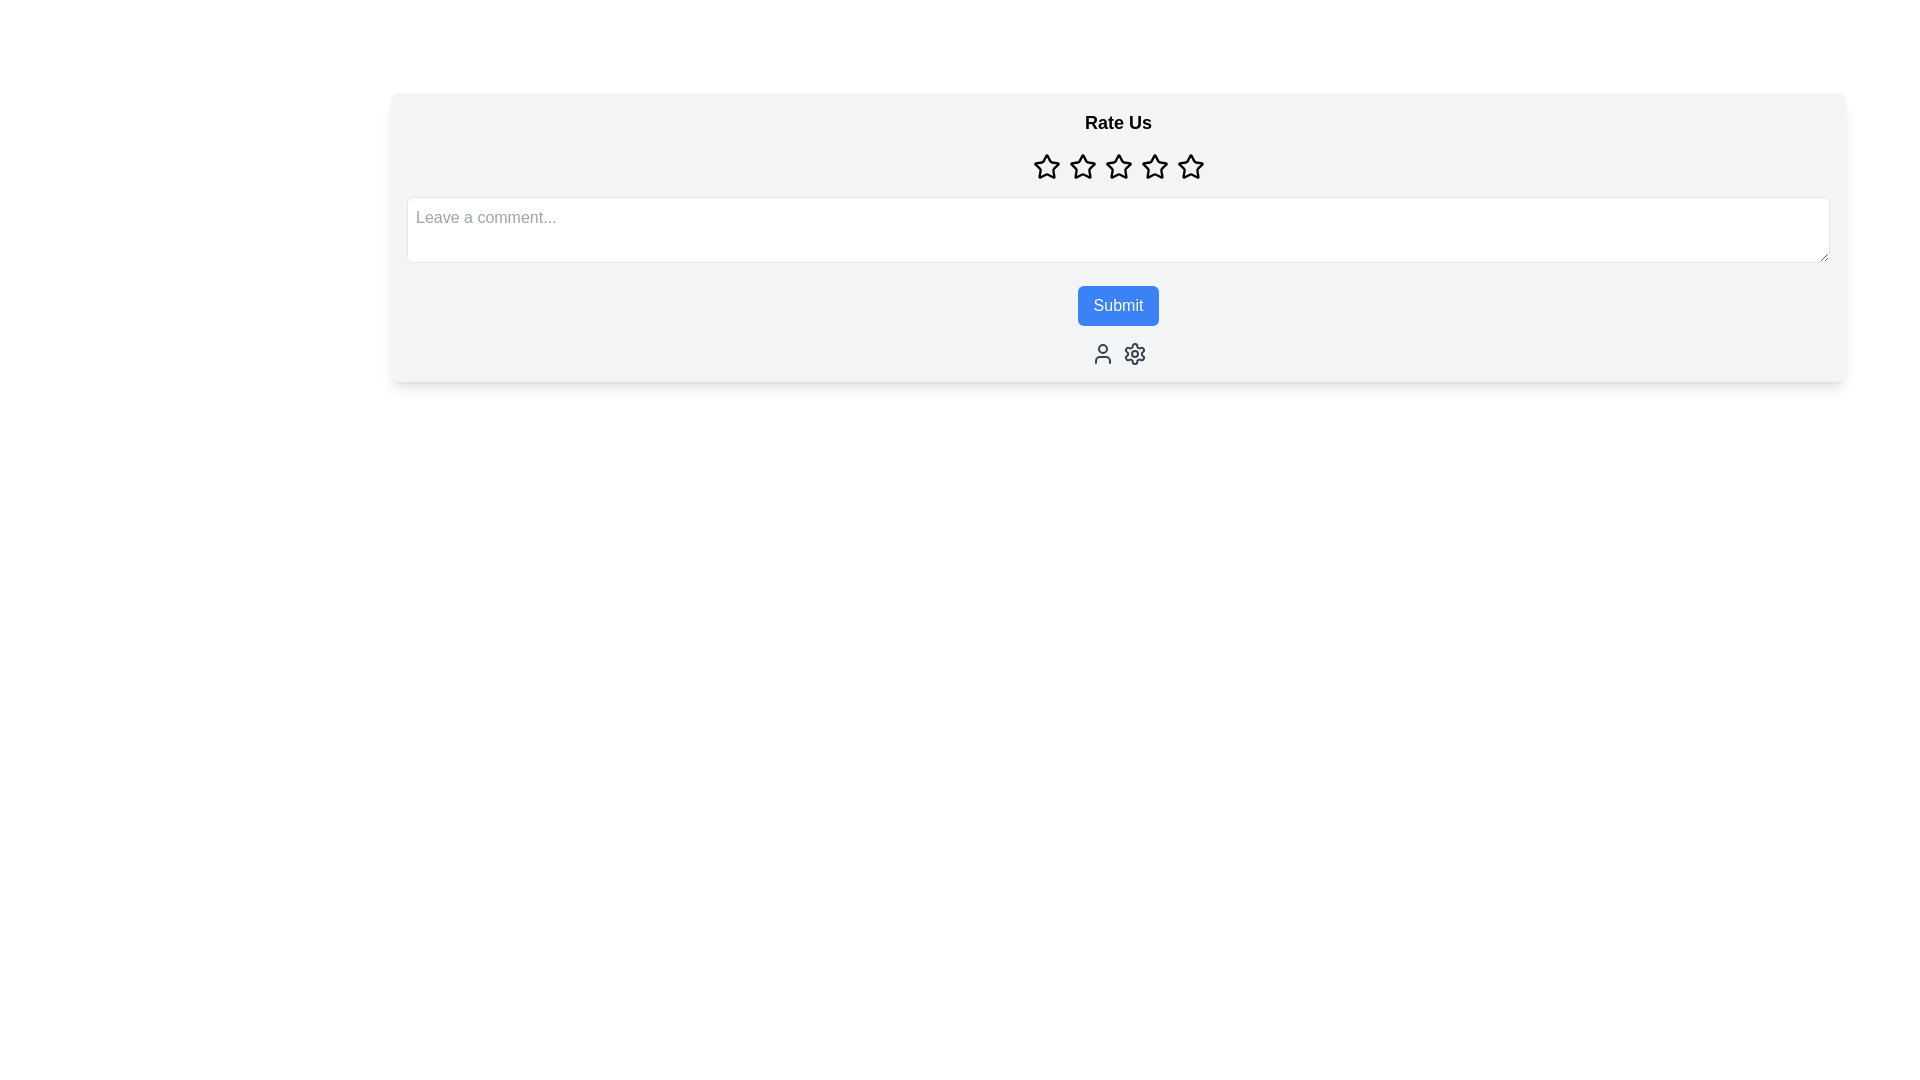 The width and height of the screenshot is (1920, 1080). I want to click on the user icon button, which is a rounded human figure displayed in gray, to trigger a tooltip or highlight, so click(1101, 353).